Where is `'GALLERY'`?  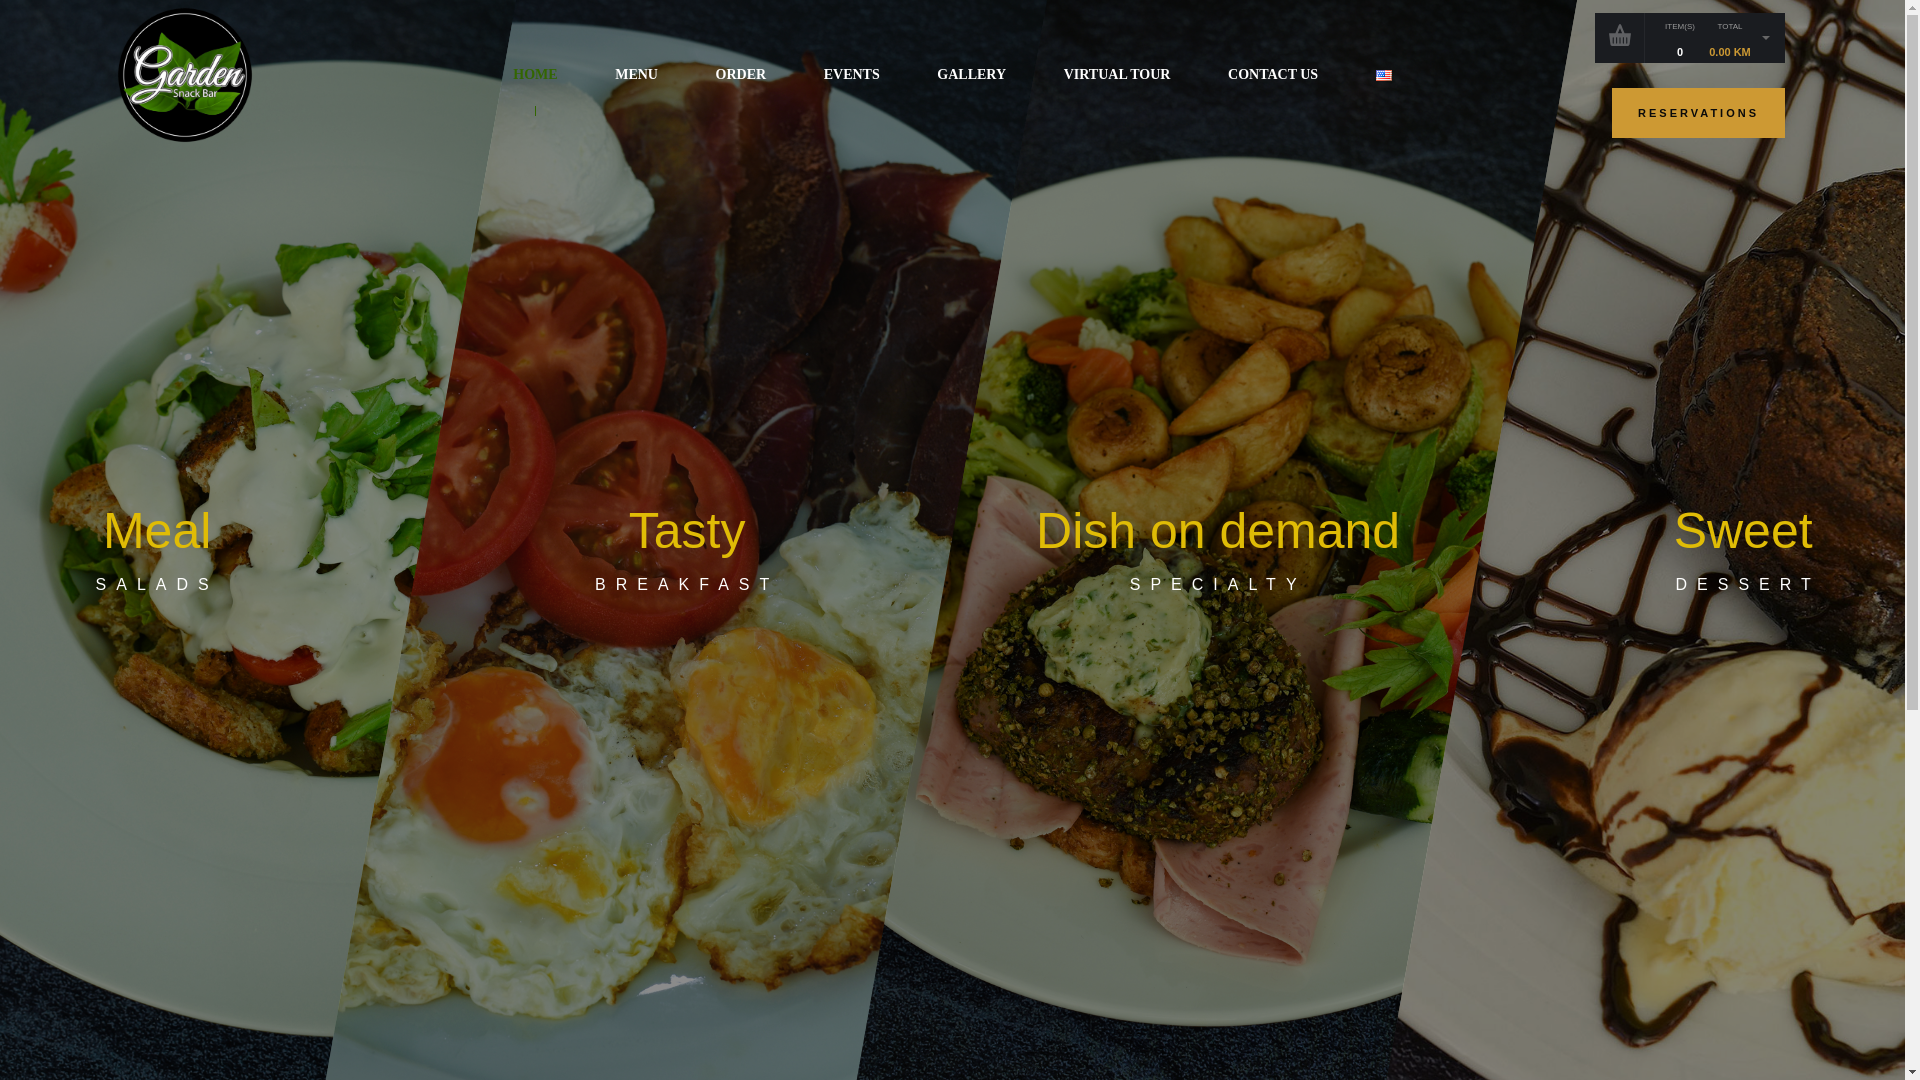
'GALLERY' is located at coordinates (971, 73).